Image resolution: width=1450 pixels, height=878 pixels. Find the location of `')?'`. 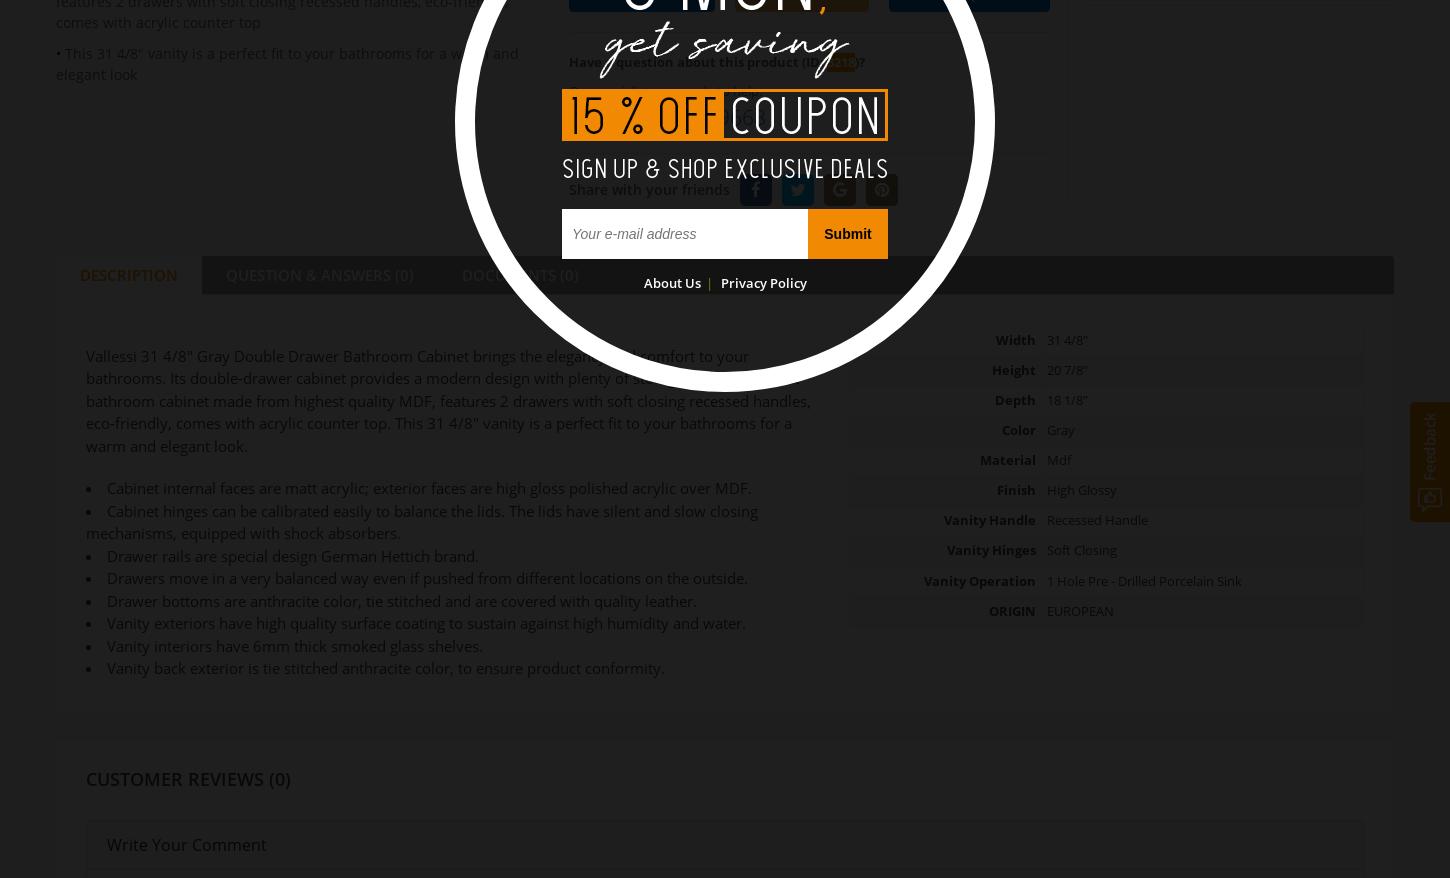

')?' is located at coordinates (858, 61).